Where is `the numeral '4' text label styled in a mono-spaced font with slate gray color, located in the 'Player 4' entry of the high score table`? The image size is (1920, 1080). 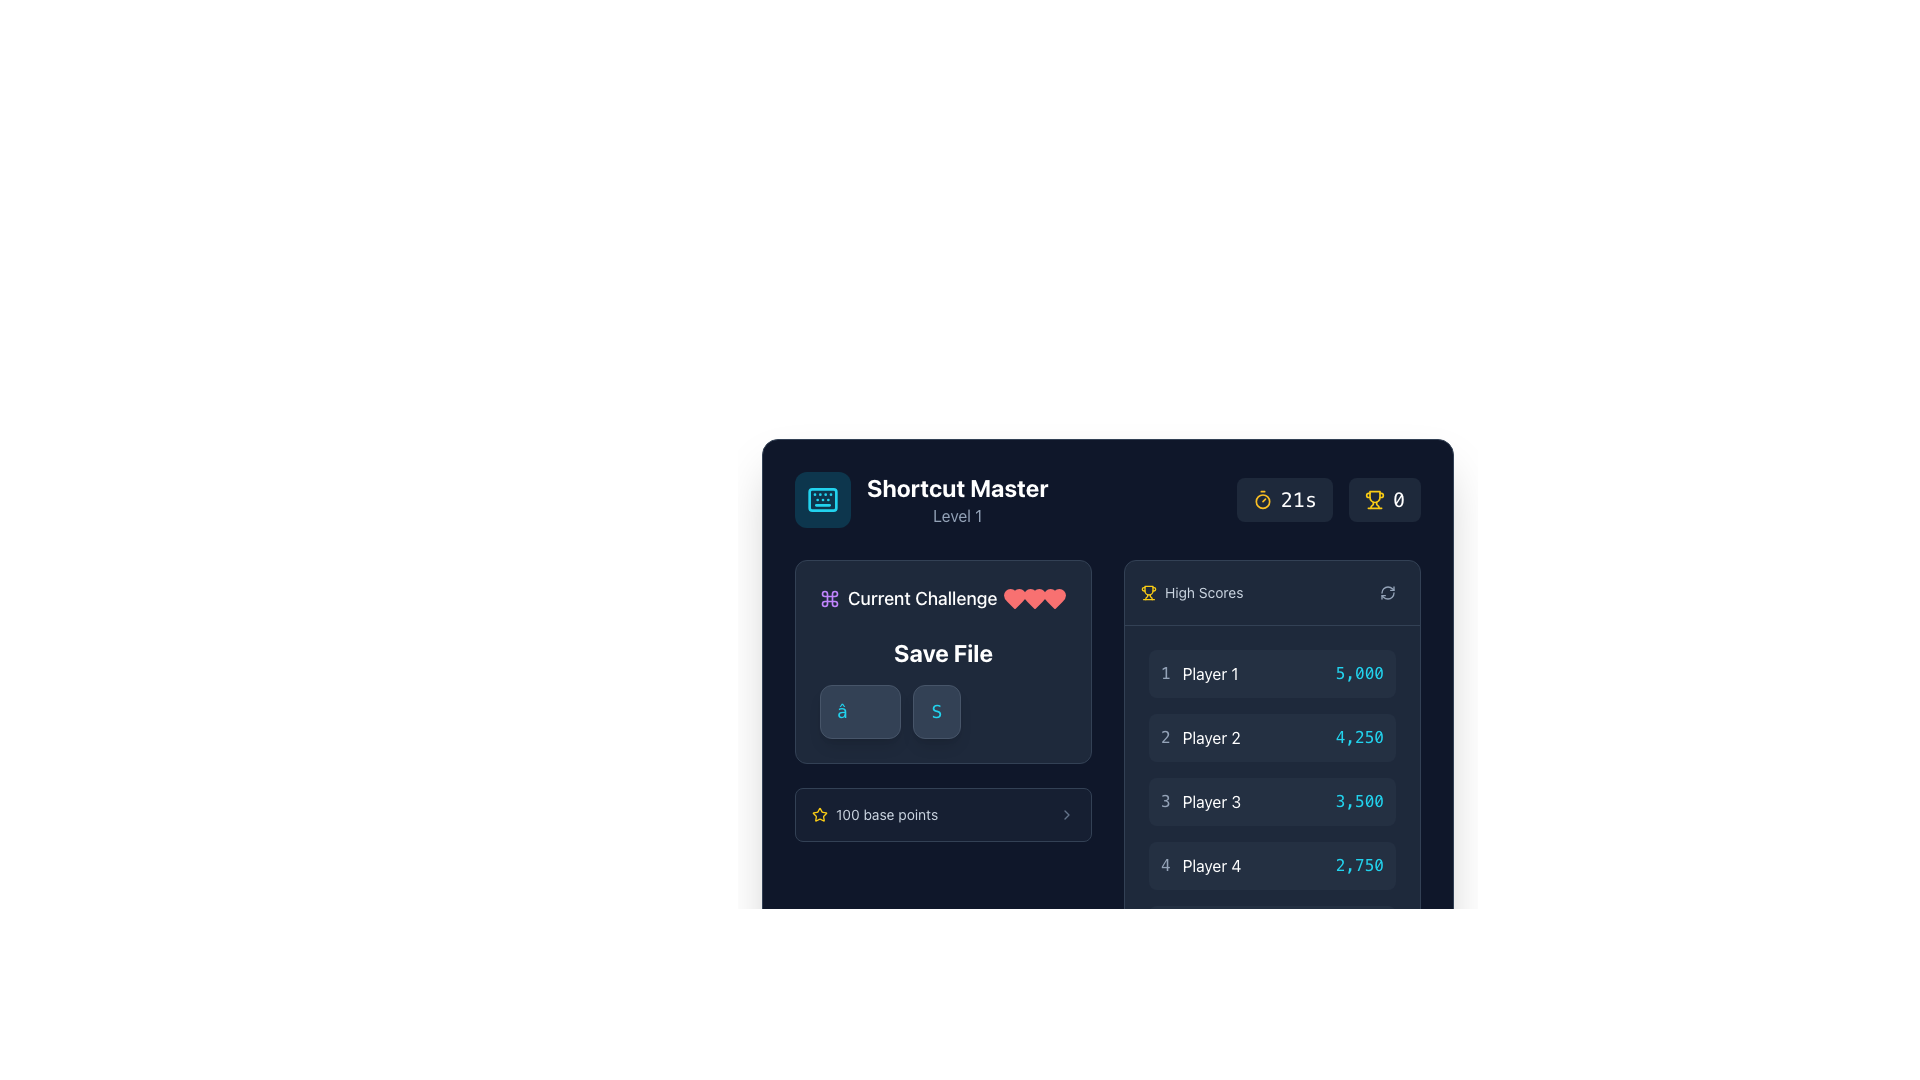 the numeral '4' text label styled in a mono-spaced font with slate gray color, located in the 'Player 4' entry of the high score table is located at coordinates (1165, 865).